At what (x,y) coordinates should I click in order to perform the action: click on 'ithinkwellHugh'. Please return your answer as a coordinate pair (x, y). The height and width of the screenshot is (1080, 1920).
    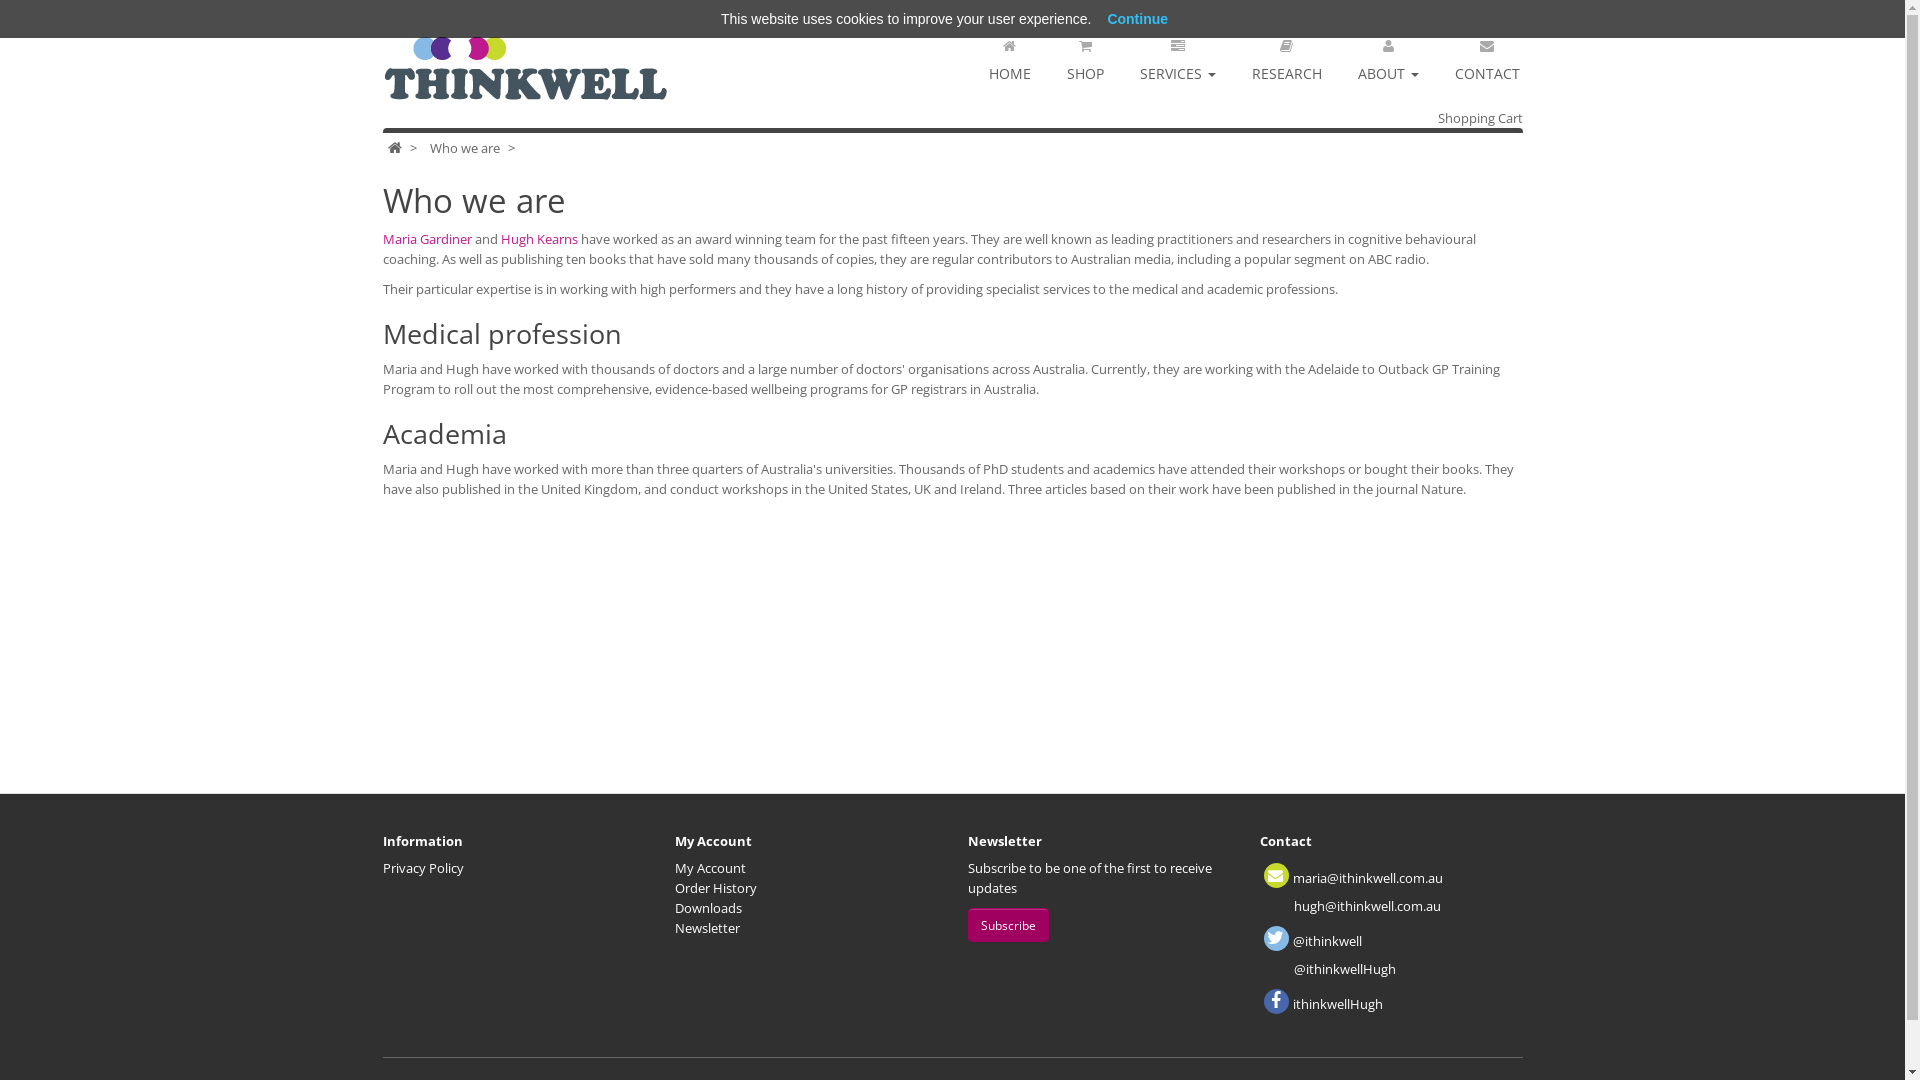
    Looking at the image, I should click on (1338, 1003).